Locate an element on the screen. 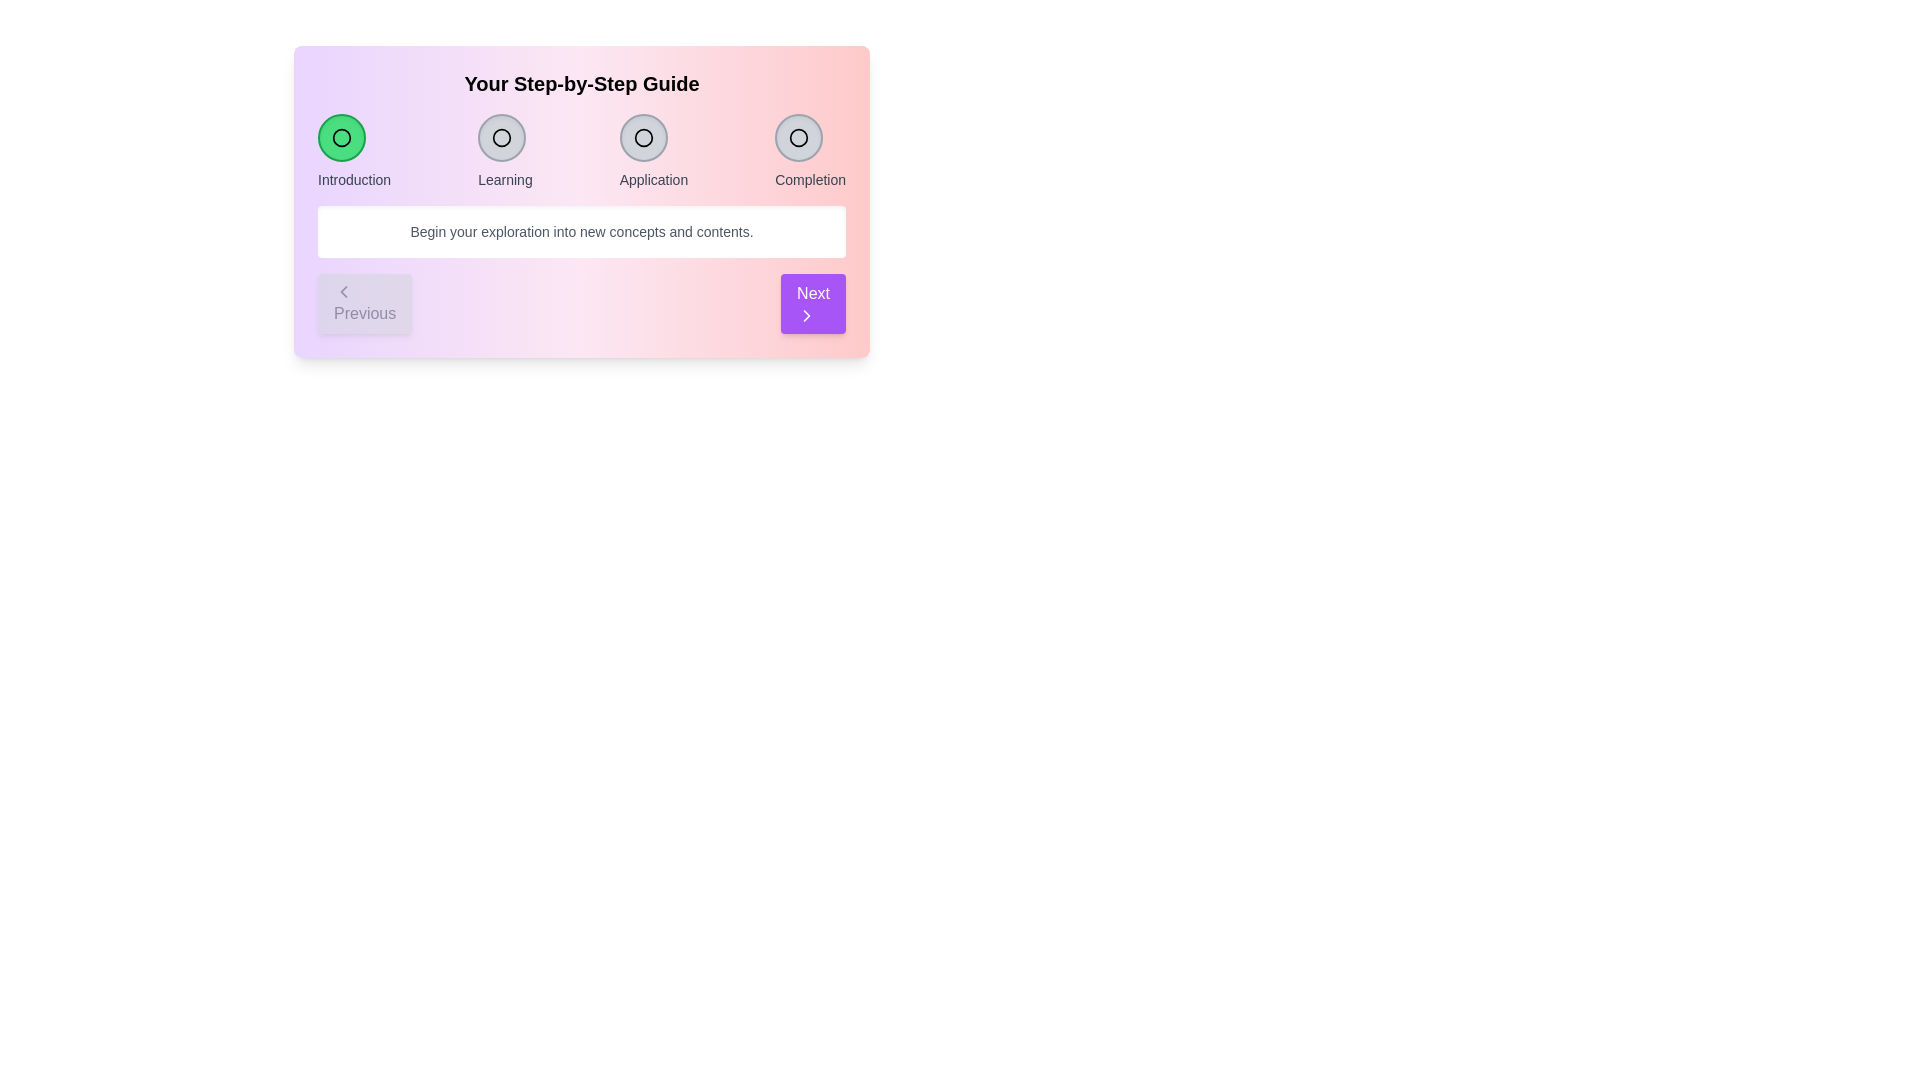 The width and height of the screenshot is (1920, 1080). the navigation button located at the bottom right corner of the navigation options box to proceed to the next step in the guided process is located at coordinates (813, 304).